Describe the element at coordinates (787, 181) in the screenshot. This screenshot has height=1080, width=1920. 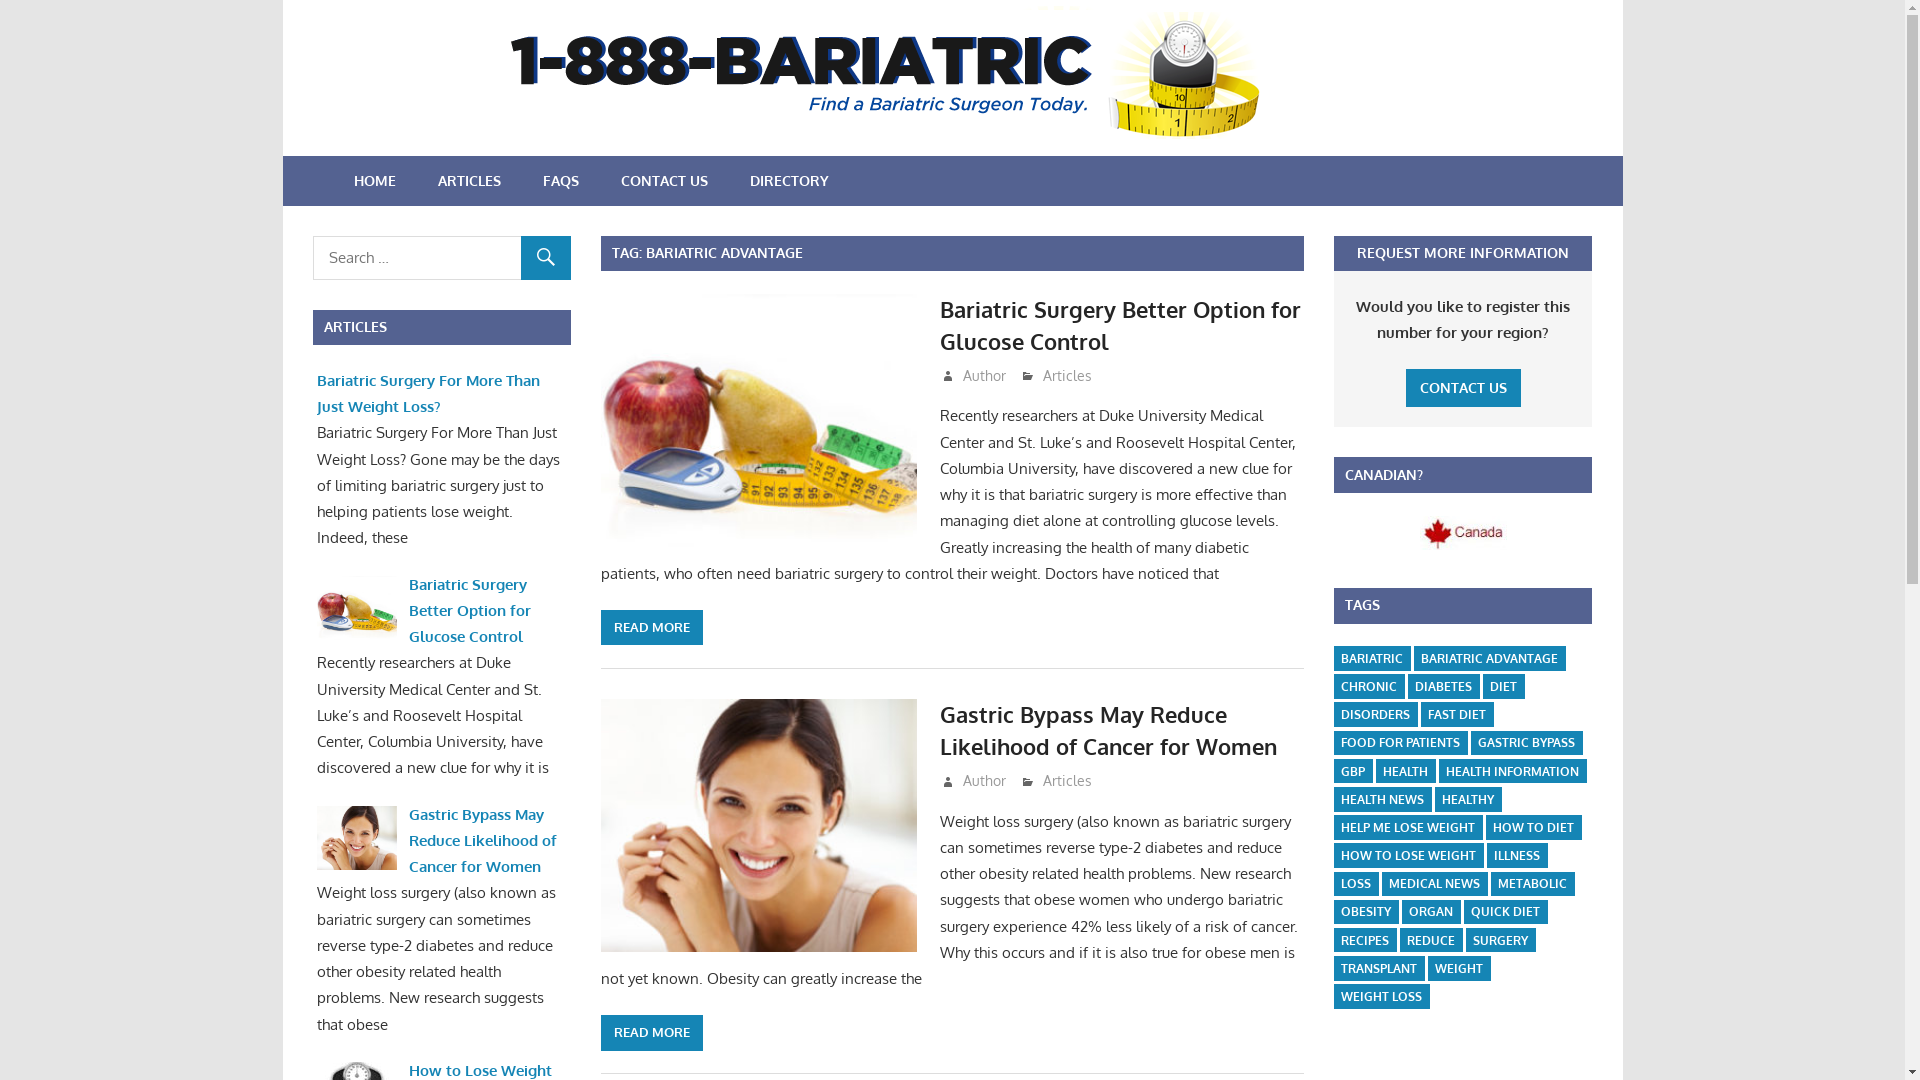
I see `'DIRECTORY'` at that location.